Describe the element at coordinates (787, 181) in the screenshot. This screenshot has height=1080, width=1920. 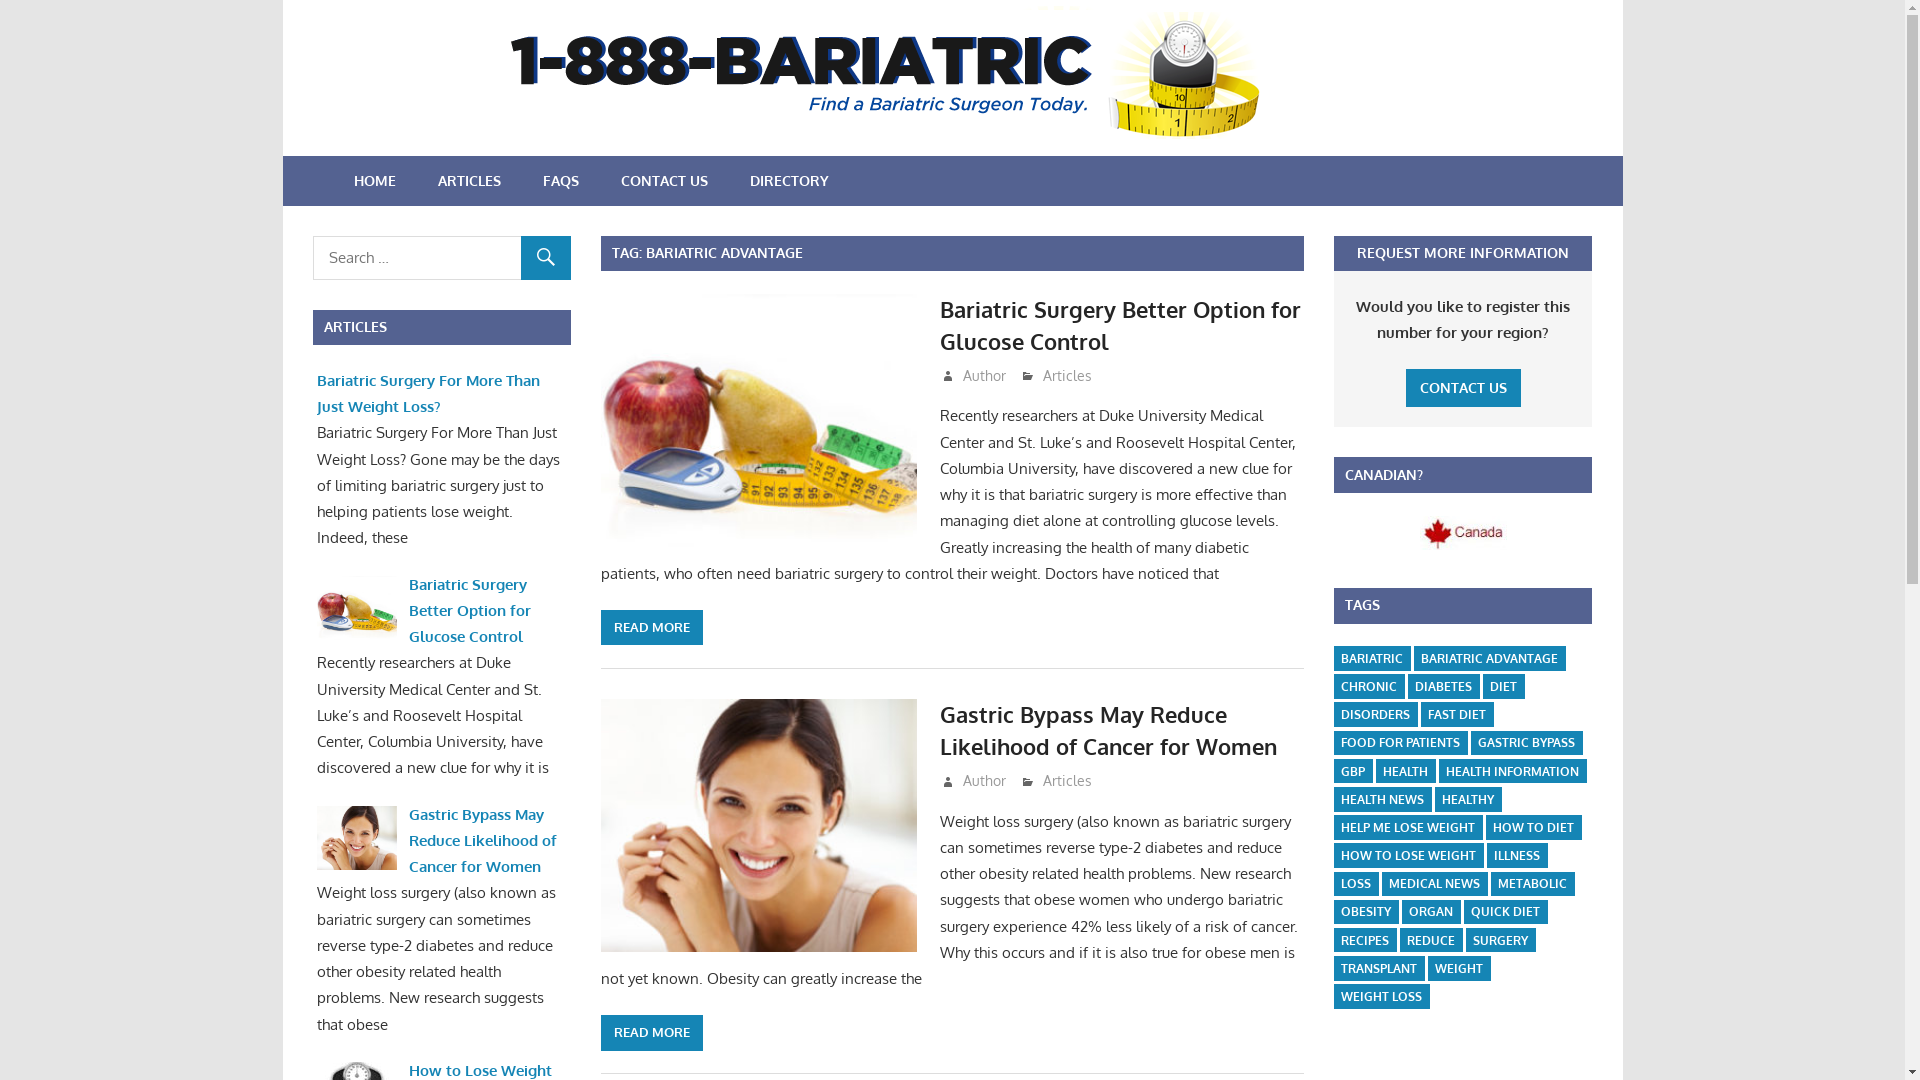
I see `'DIRECTORY'` at that location.